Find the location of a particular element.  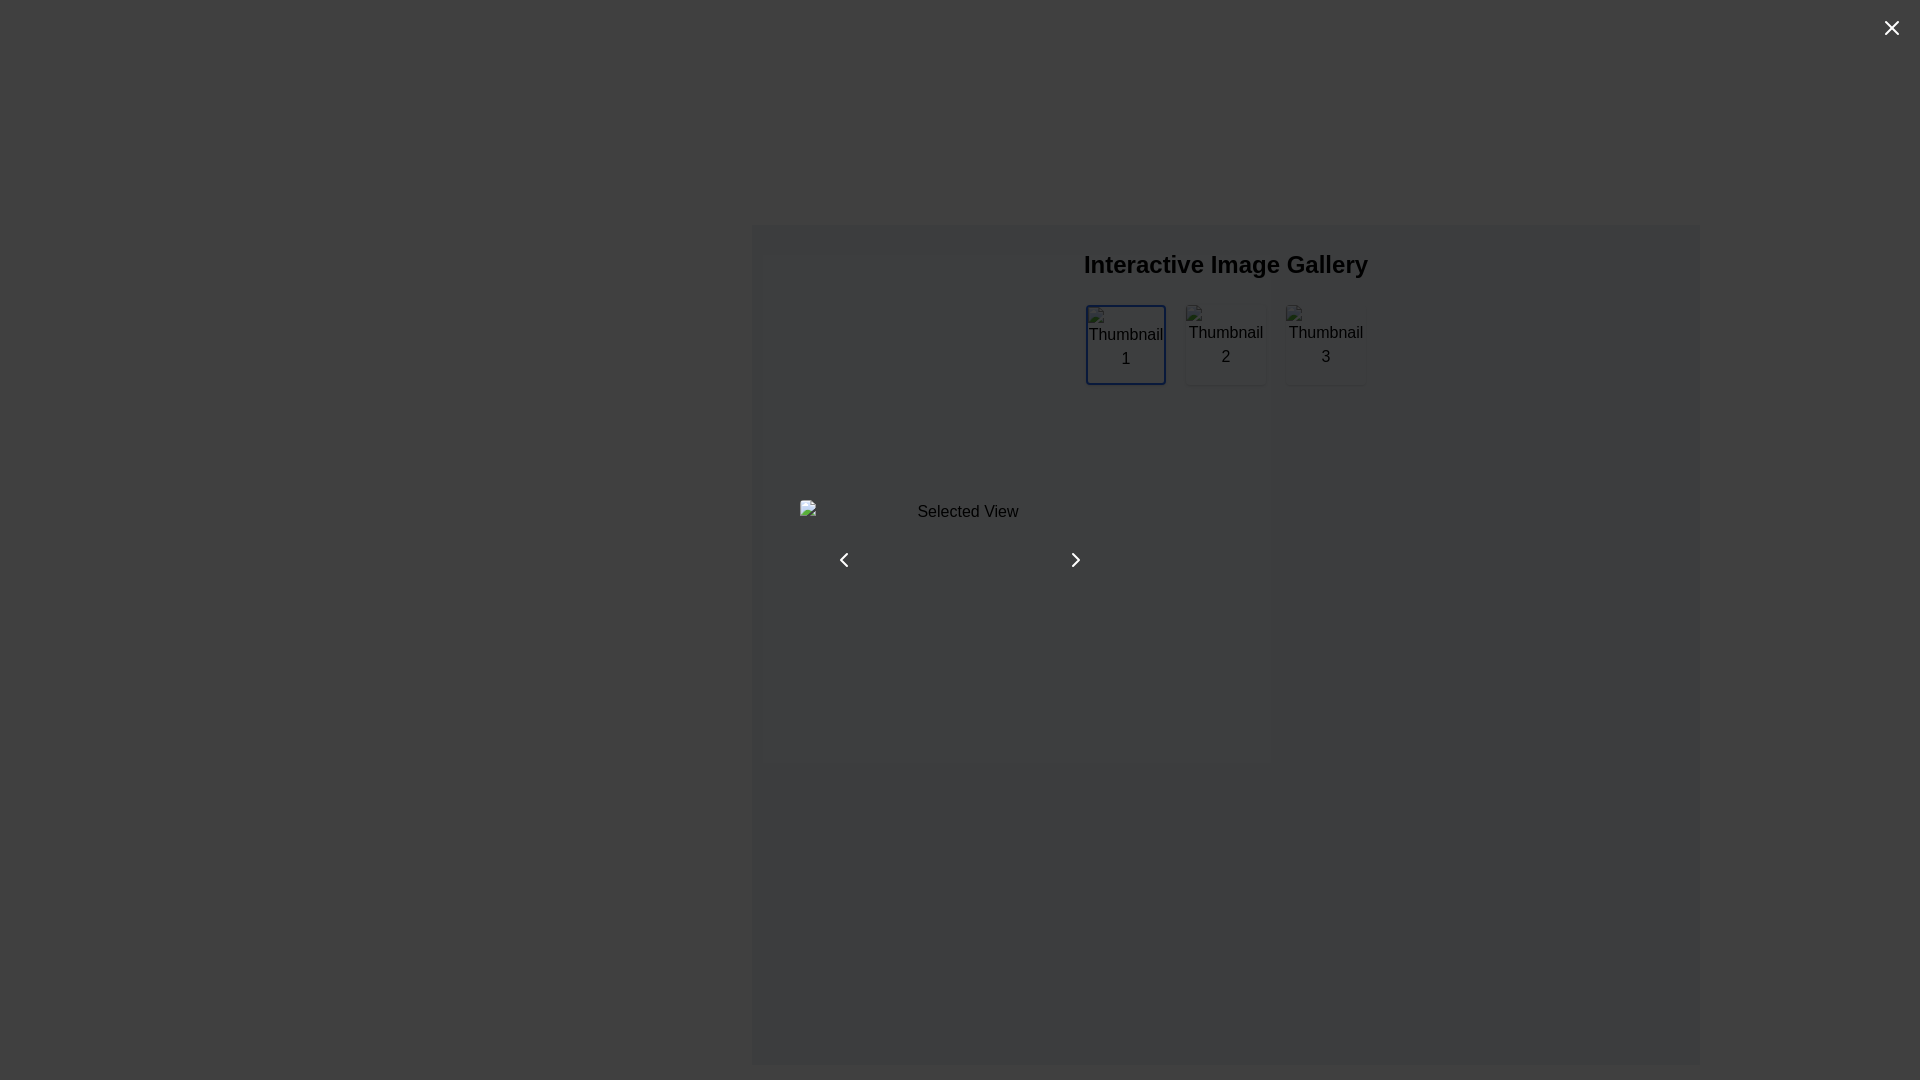

the second thumbnail element, which is an image thumbnail with rounded corners and a shadow effect is located at coordinates (1224, 343).